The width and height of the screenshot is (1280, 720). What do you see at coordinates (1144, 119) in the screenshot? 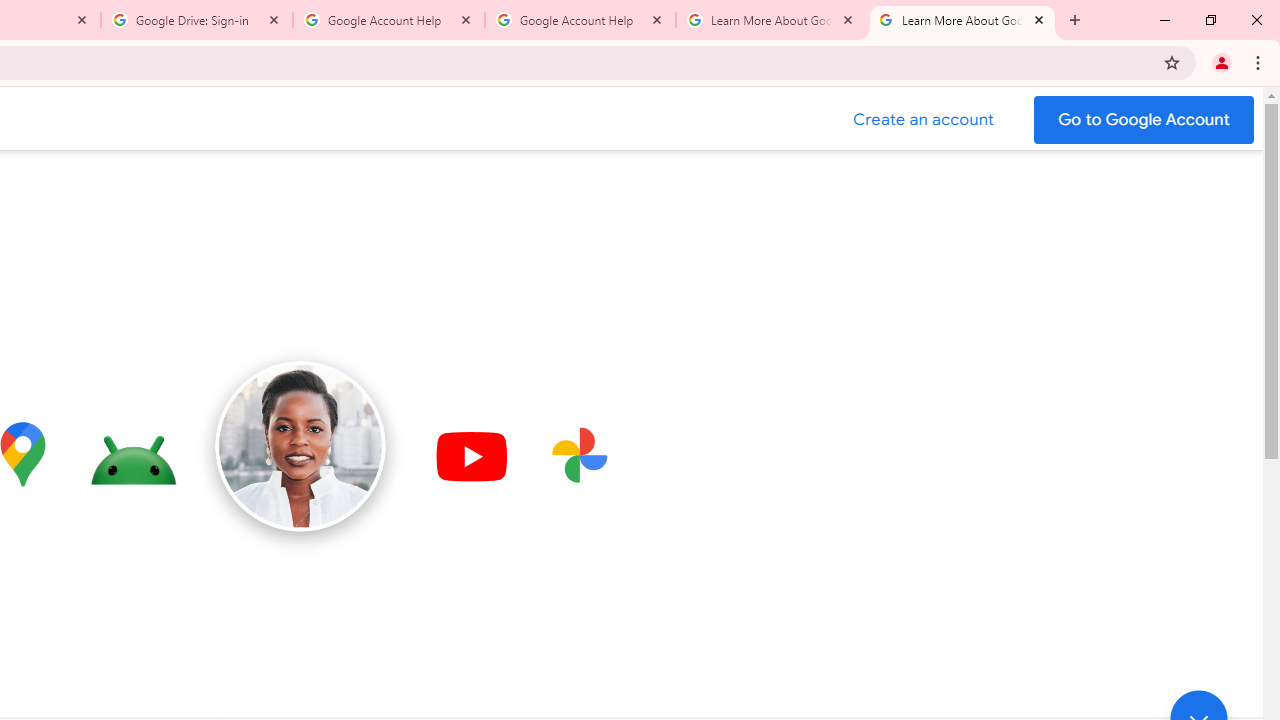
I see `'Go to your Google Account'` at bounding box center [1144, 119].